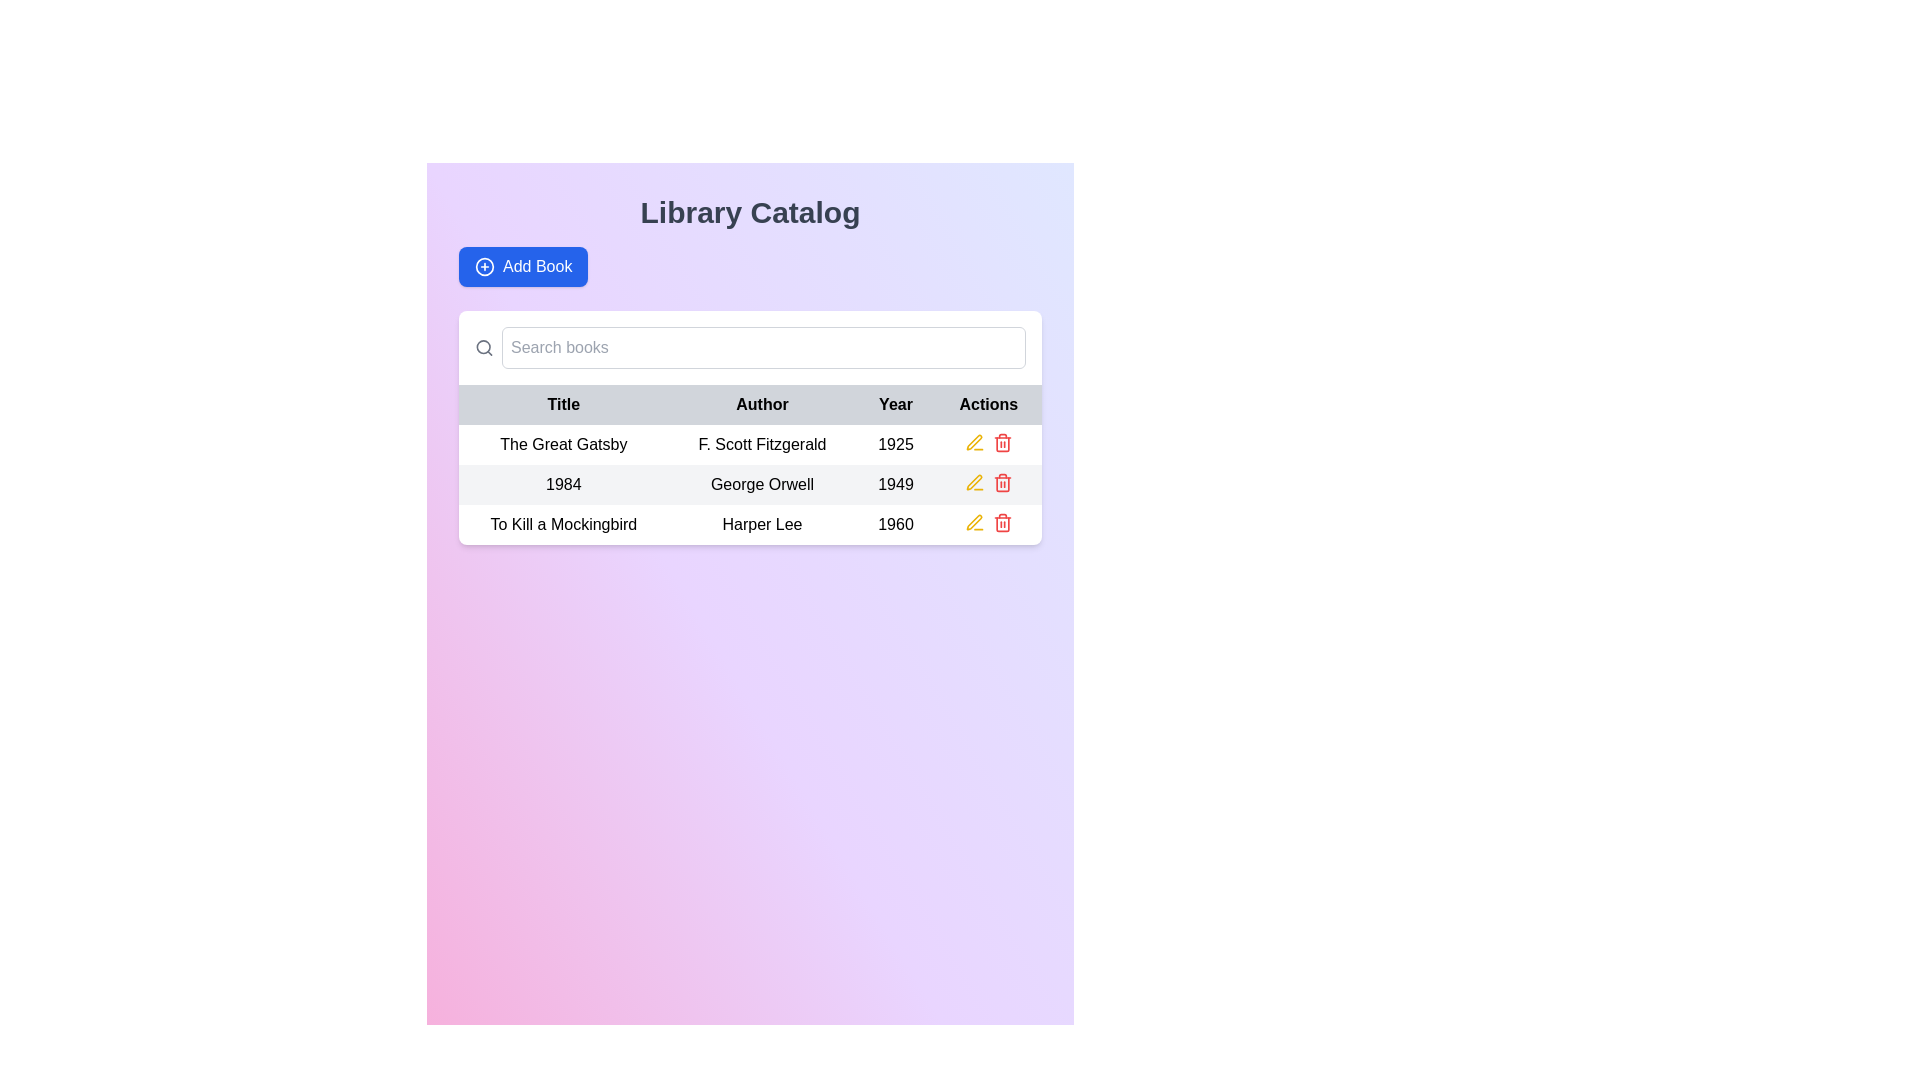 Image resolution: width=1920 pixels, height=1080 pixels. Describe the element at coordinates (1002, 522) in the screenshot. I see `the delete action button located in the last row of the table, to the right of the edit icon, associated with the title 'To Kill a Mockingbird'` at that location.